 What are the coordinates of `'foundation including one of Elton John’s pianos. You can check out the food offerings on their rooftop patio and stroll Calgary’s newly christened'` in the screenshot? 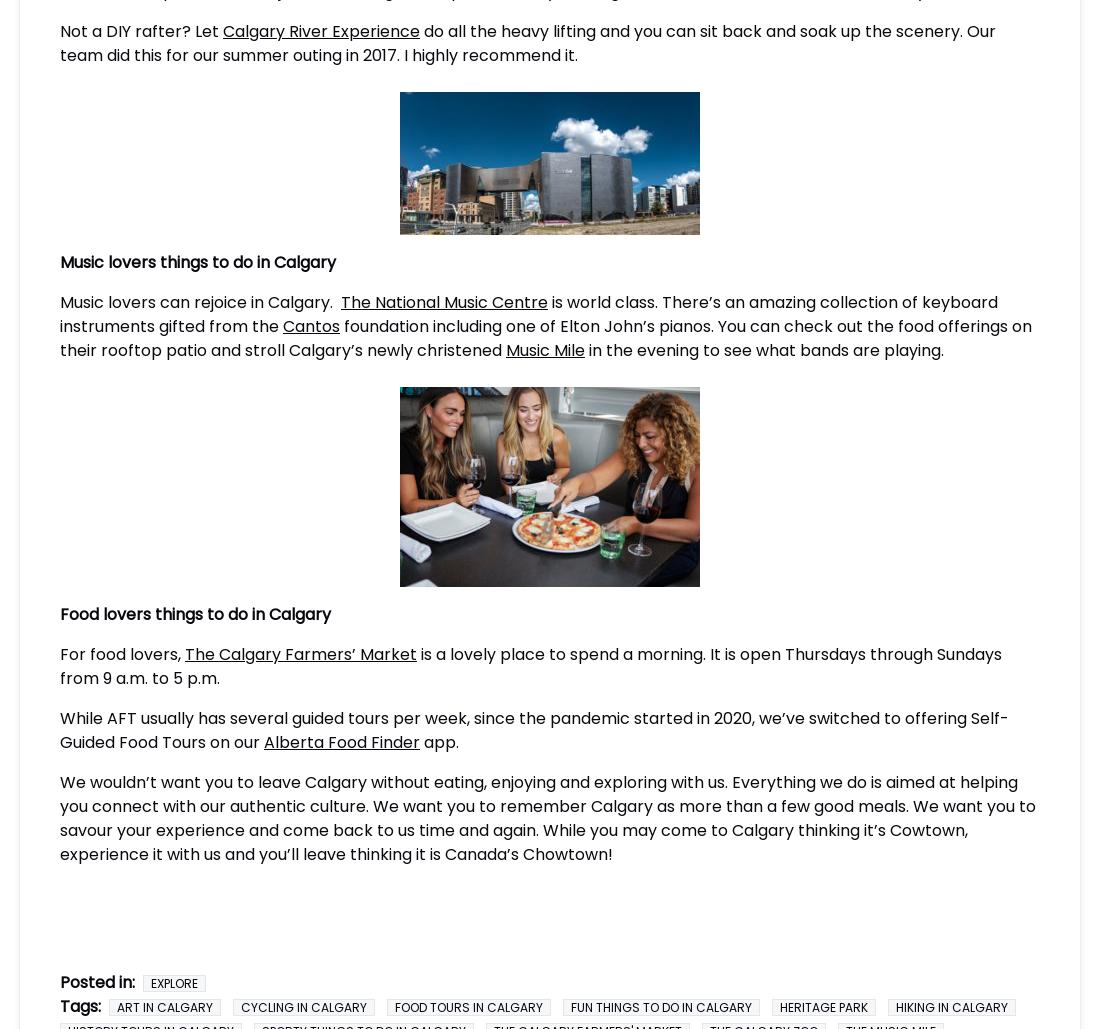 It's located at (58, 337).